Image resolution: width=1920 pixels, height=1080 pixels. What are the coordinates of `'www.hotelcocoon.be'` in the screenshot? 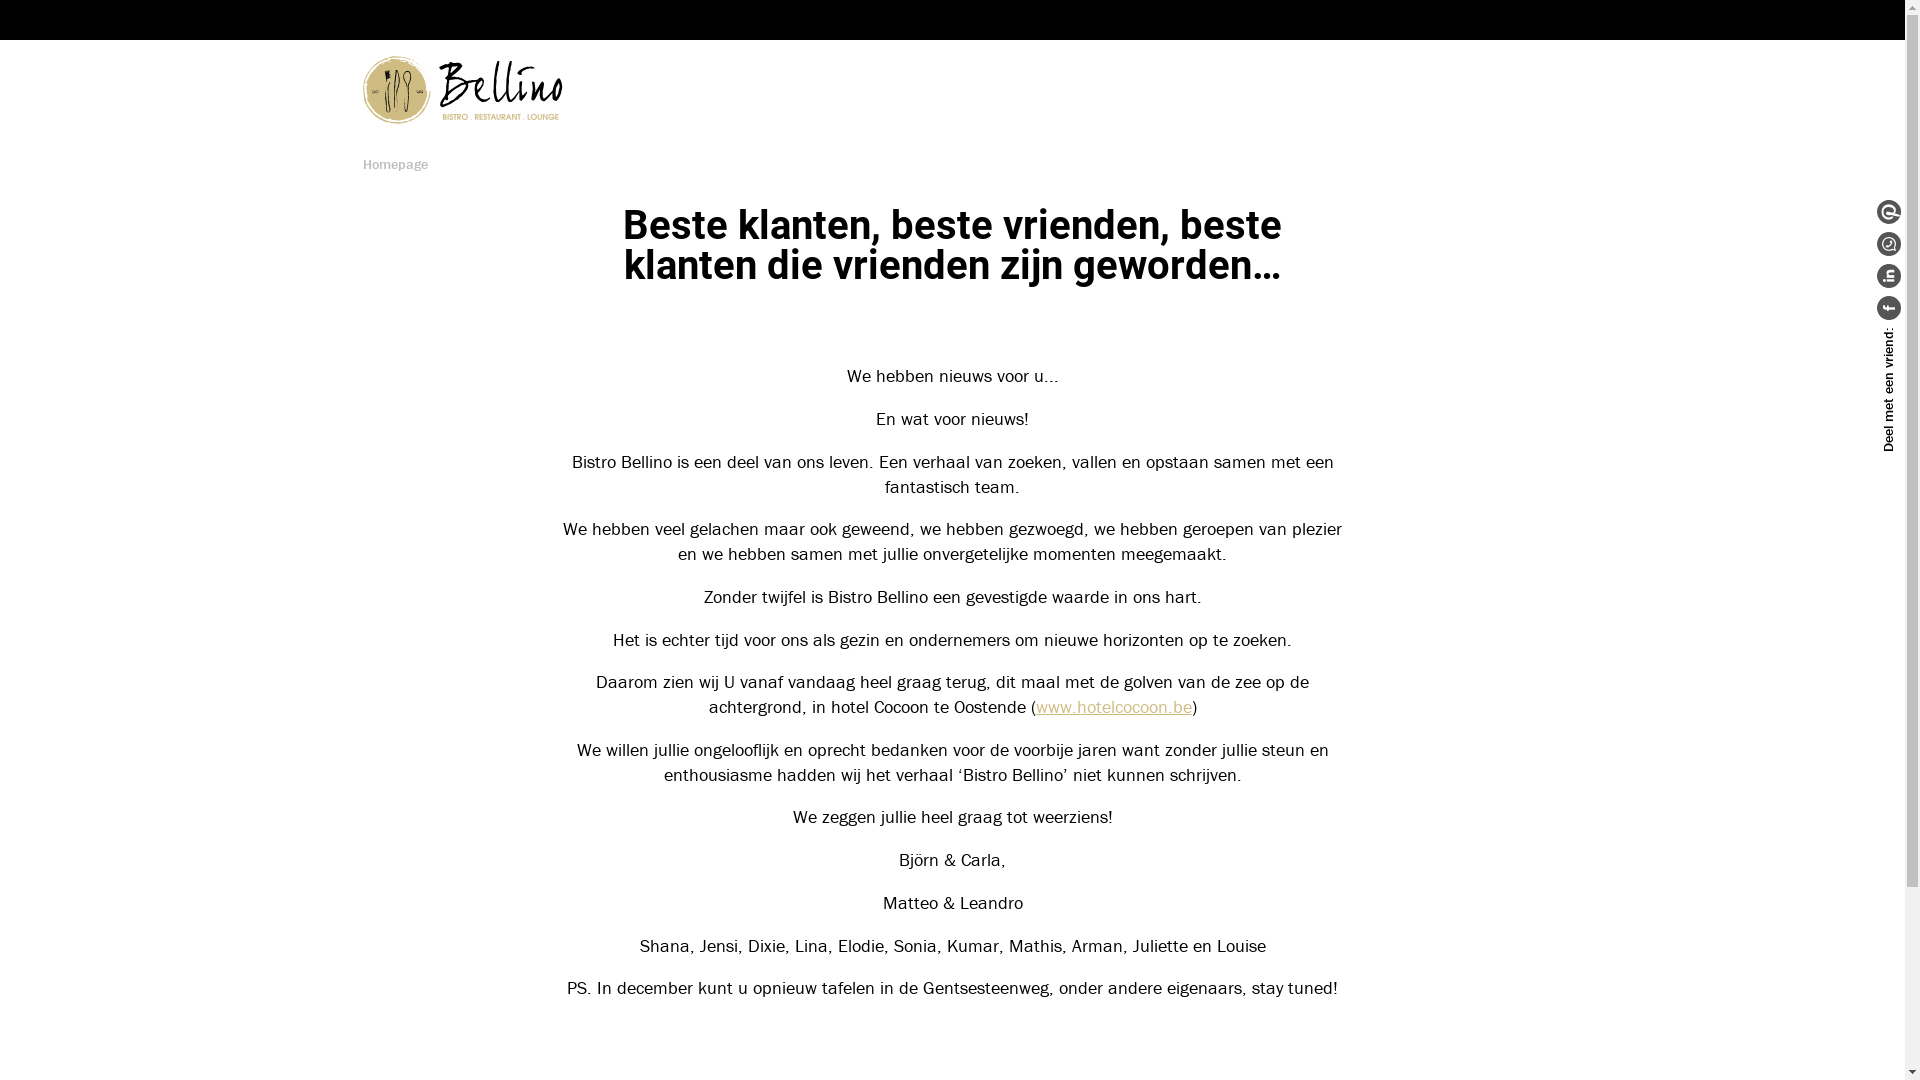 It's located at (1112, 705).